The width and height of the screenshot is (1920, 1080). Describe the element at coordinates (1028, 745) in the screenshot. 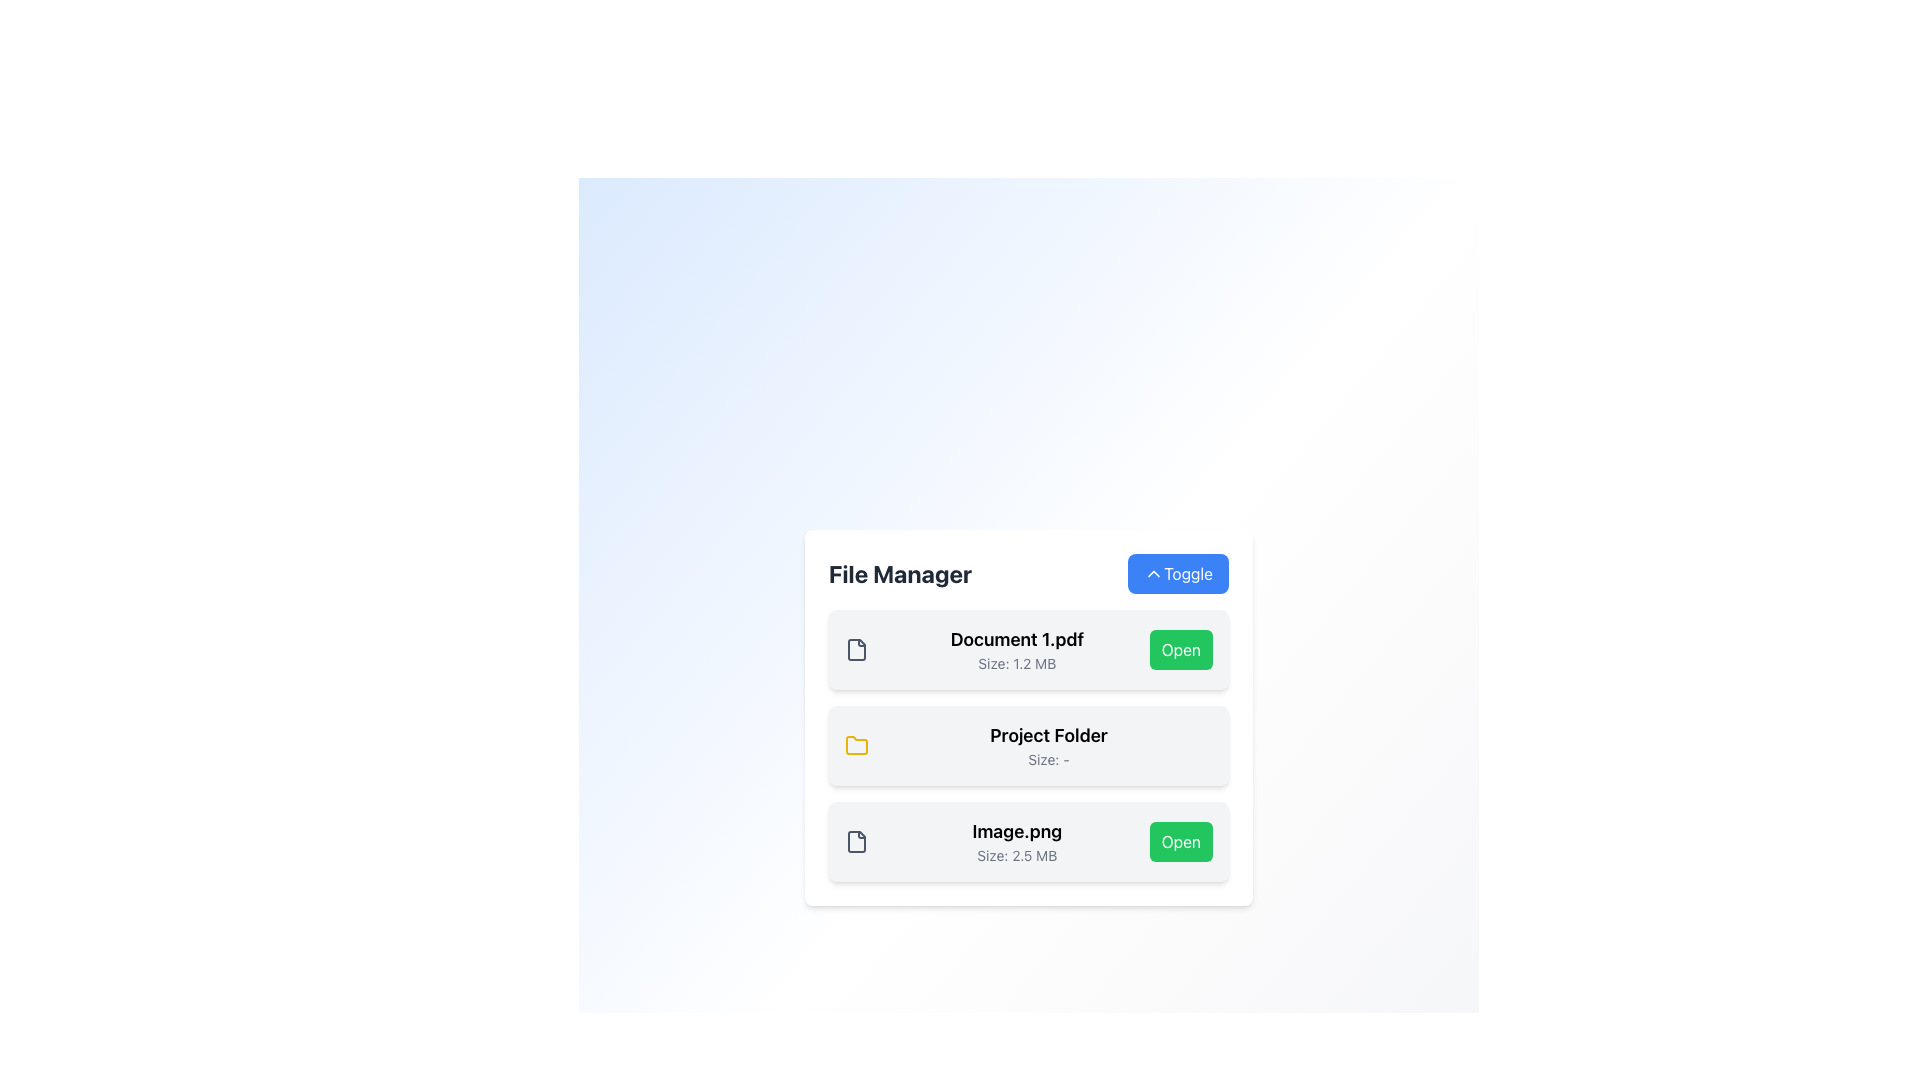

I see `the folder named 'Project Folder' with incomplete size information` at that location.